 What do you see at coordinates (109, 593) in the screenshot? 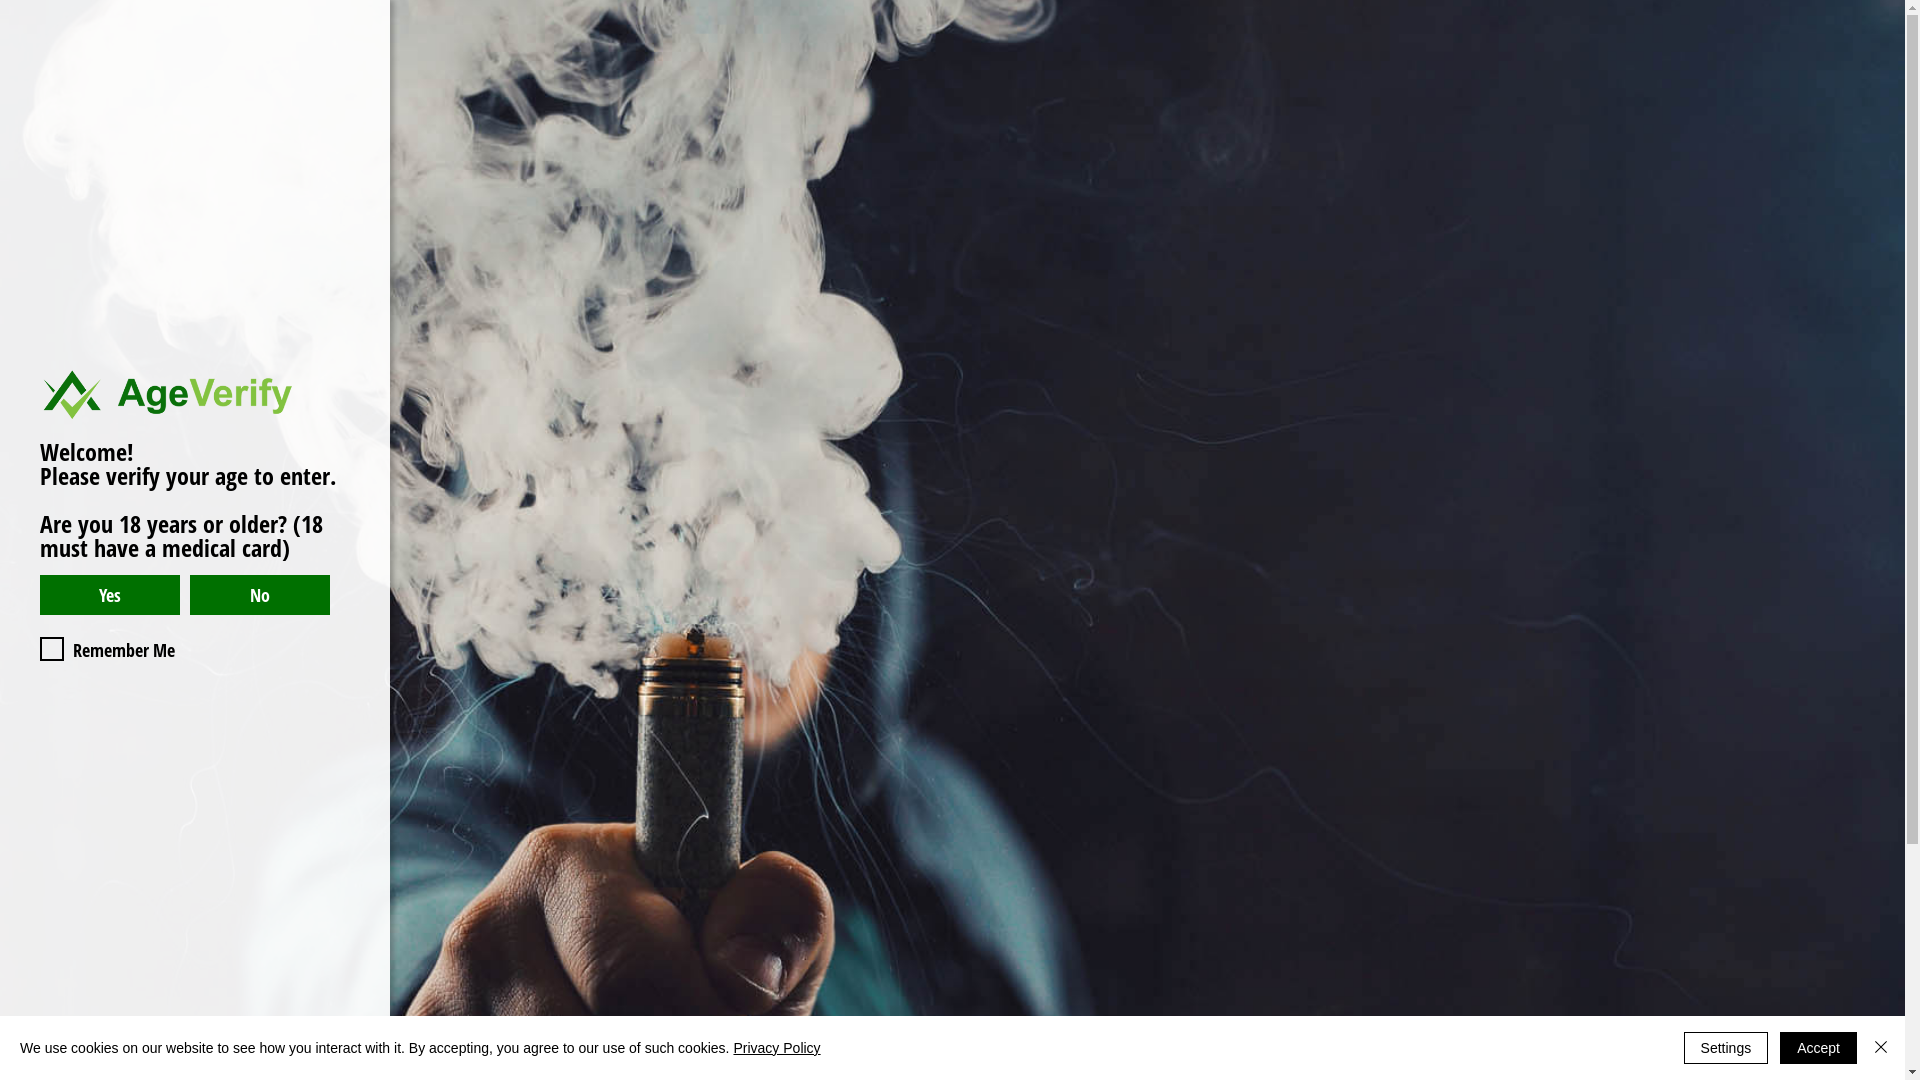
I see `'Yes'` at bounding box center [109, 593].